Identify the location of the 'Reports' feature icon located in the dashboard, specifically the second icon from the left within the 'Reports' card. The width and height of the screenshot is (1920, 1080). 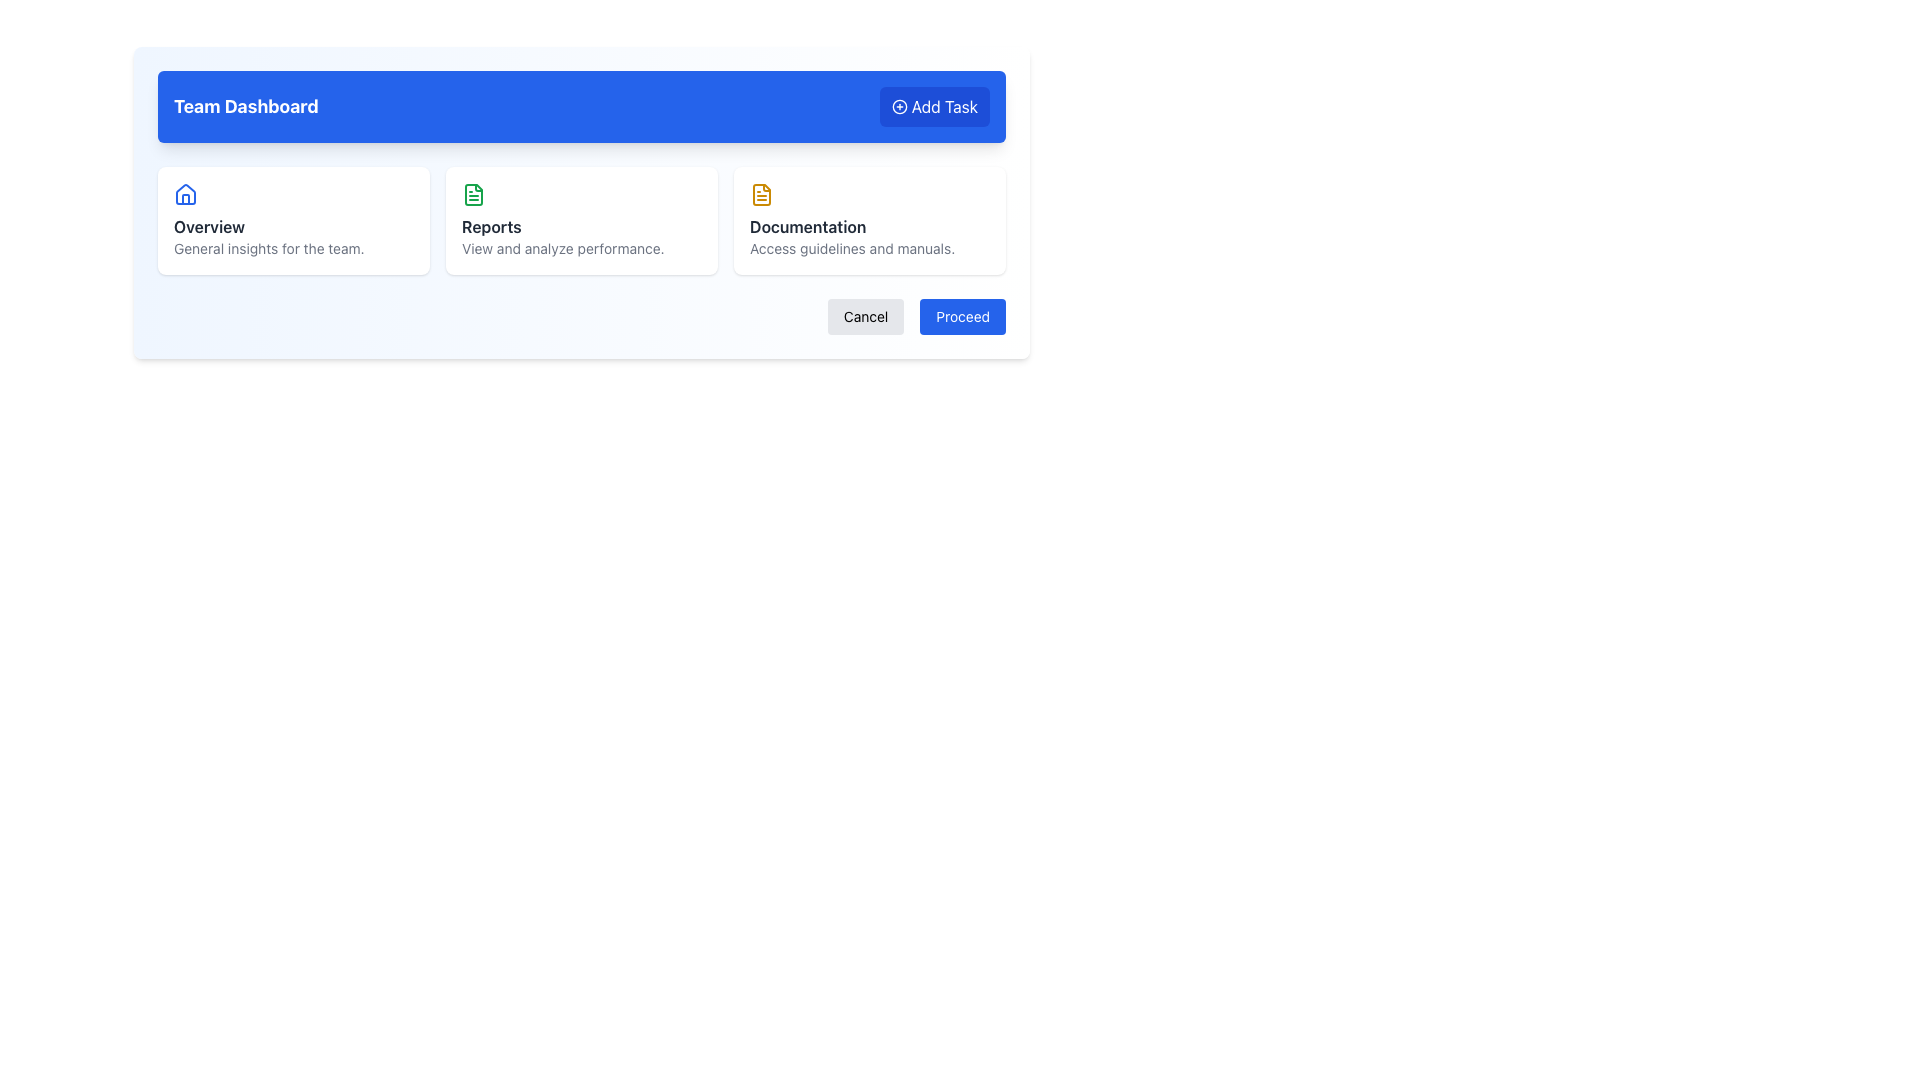
(473, 195).